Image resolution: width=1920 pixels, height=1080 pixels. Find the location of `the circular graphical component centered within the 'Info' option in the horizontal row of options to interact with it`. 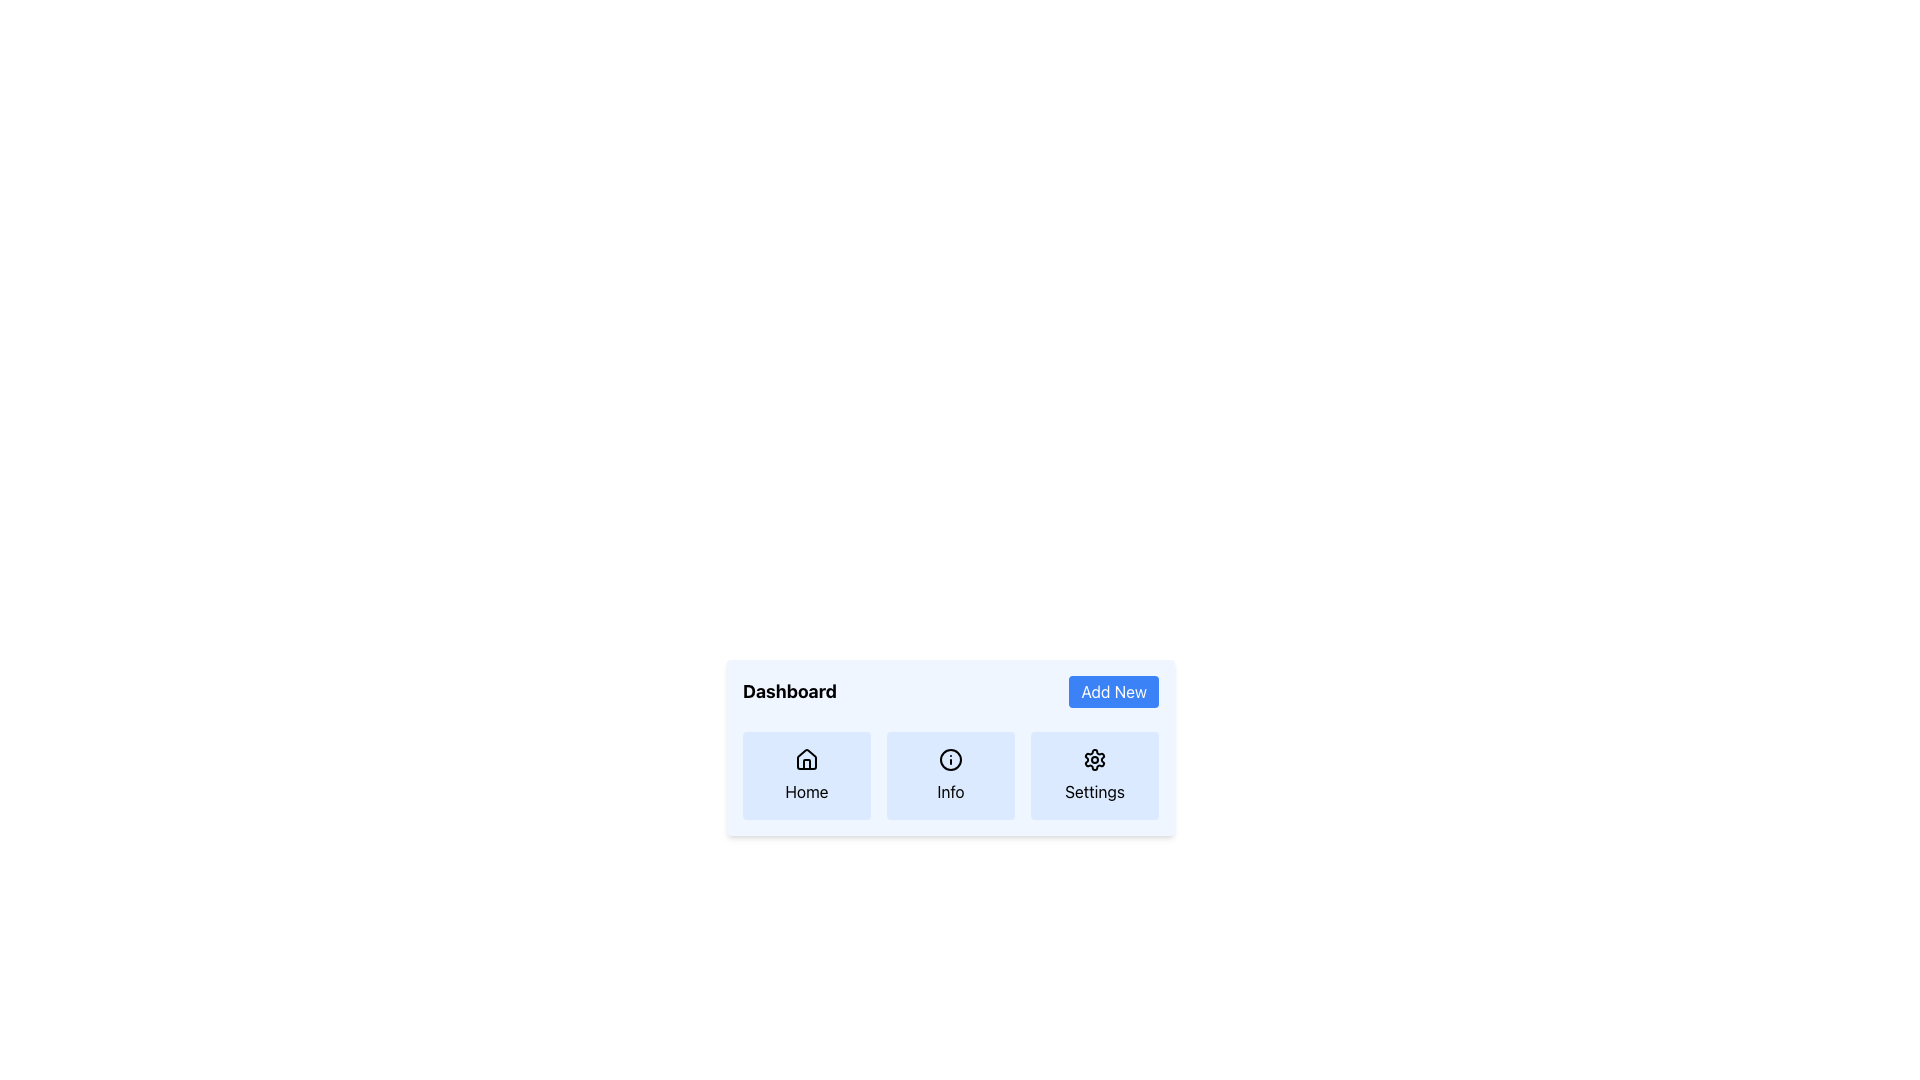

the circular graphical component centered within the 'Info' option in the horizontal row of options to interact with it is located at coordinates (949, 759).